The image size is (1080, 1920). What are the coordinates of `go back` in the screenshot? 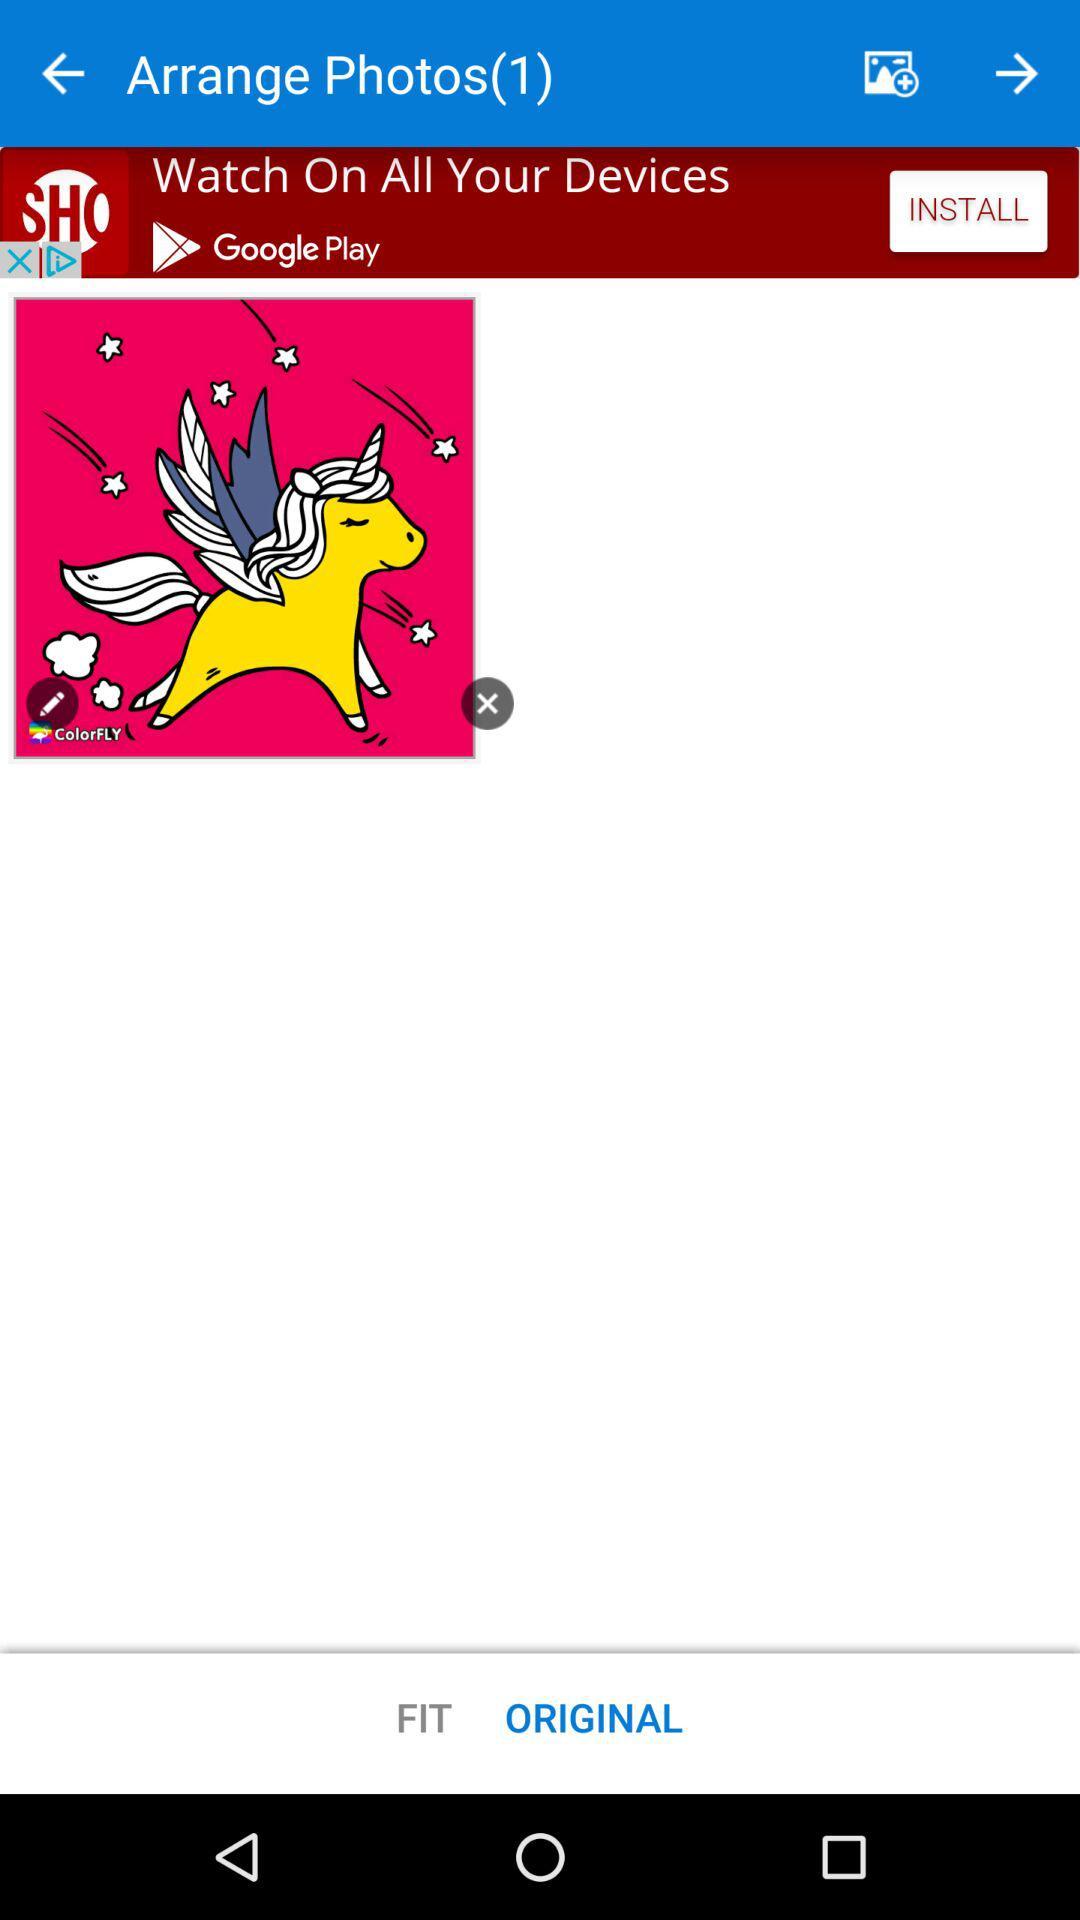 It's located at (1017, 73).